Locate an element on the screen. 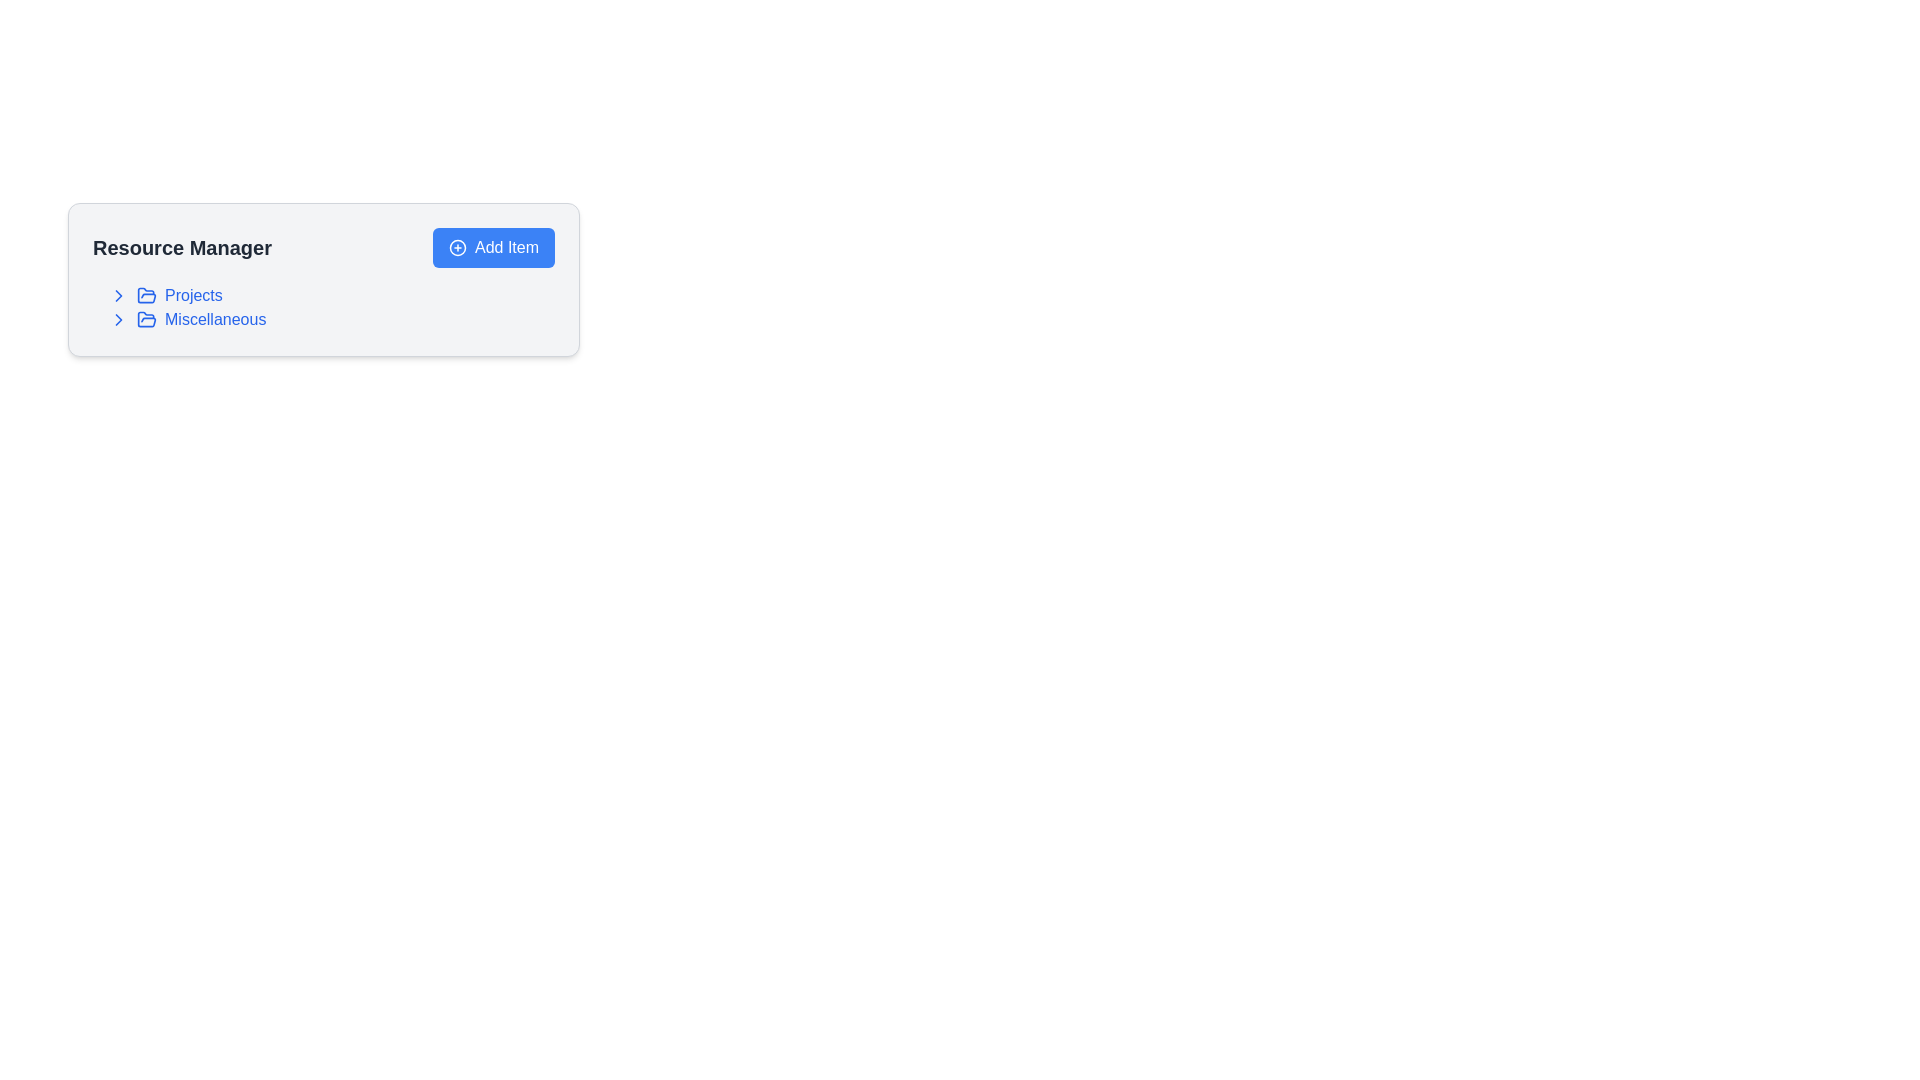 The width and height of the screenshot is (1920, 1080). the Right-pointing arrow icon next to the 'Miscellaneous' title is located at coordinates (118, 319).